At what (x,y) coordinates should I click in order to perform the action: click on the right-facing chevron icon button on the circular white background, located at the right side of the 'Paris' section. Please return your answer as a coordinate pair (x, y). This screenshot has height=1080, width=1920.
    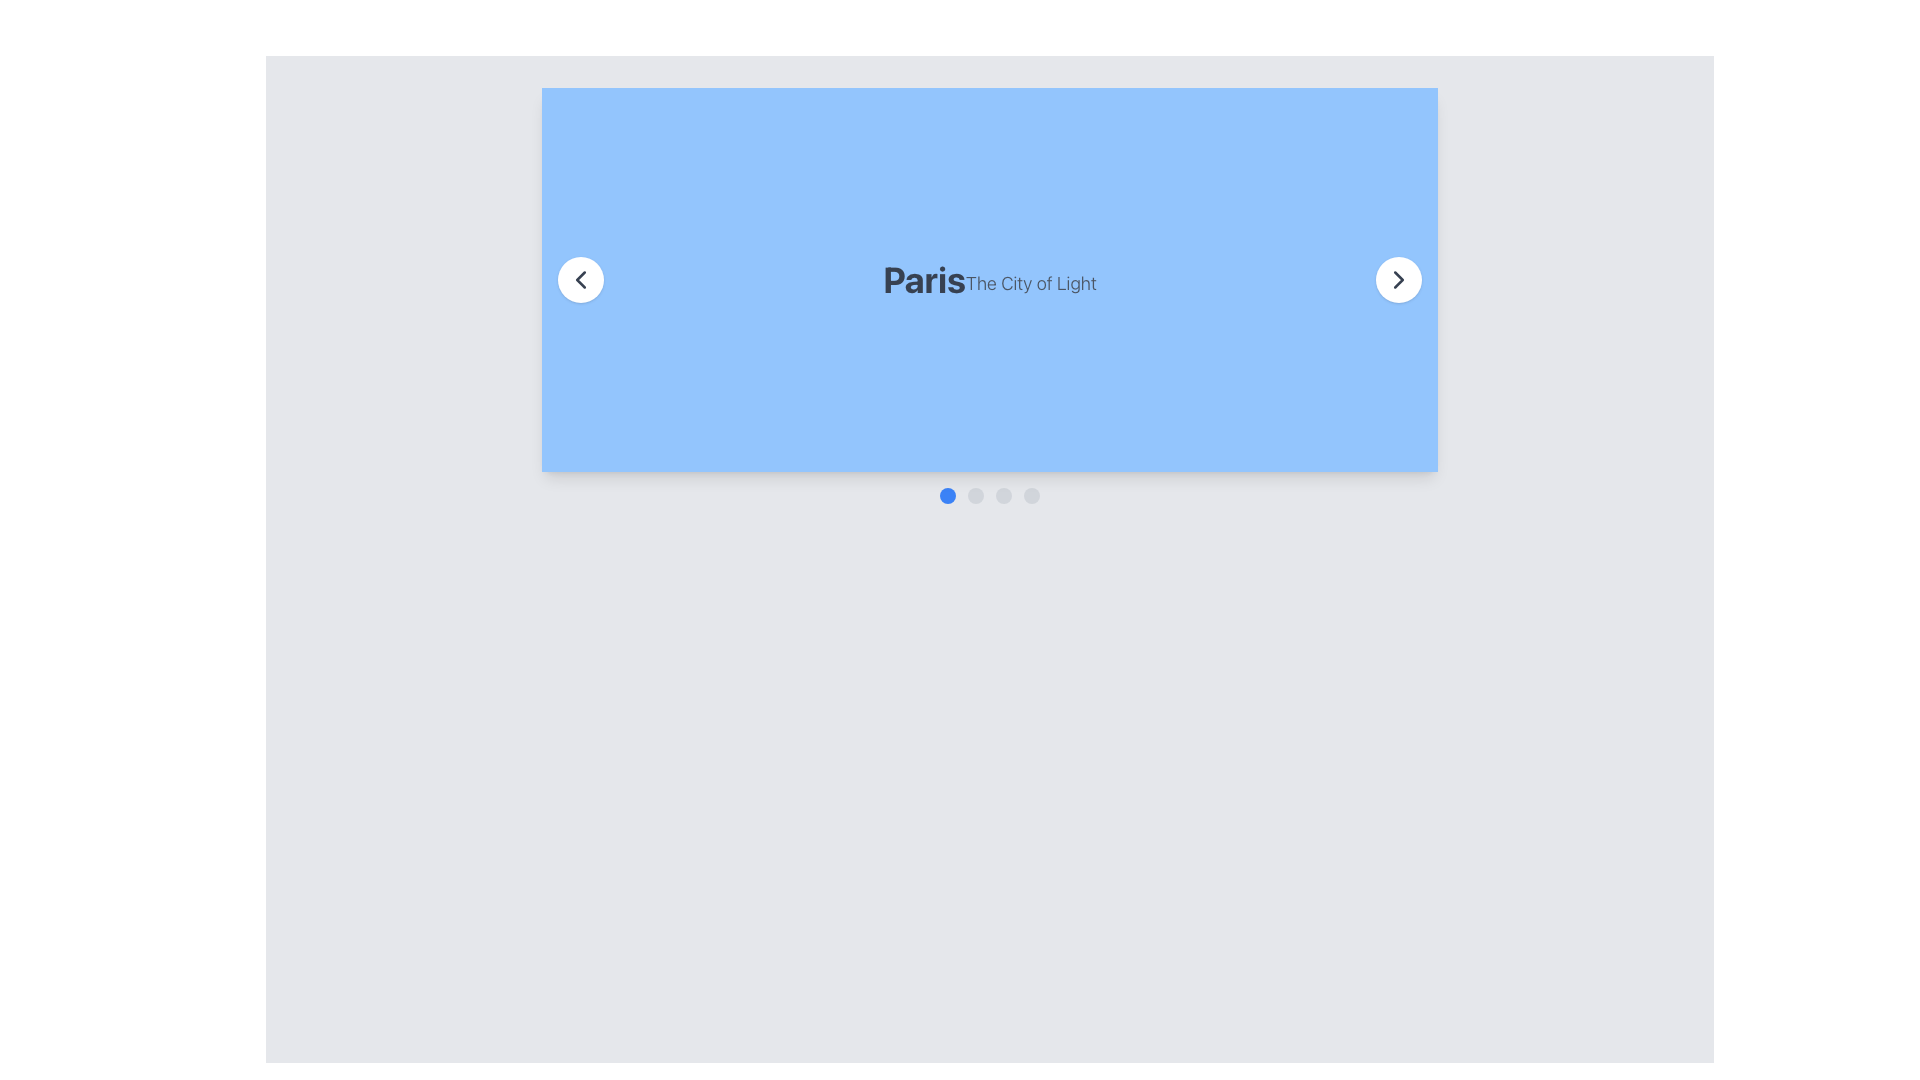
    Looking at the image, I should click on (1397, 280).